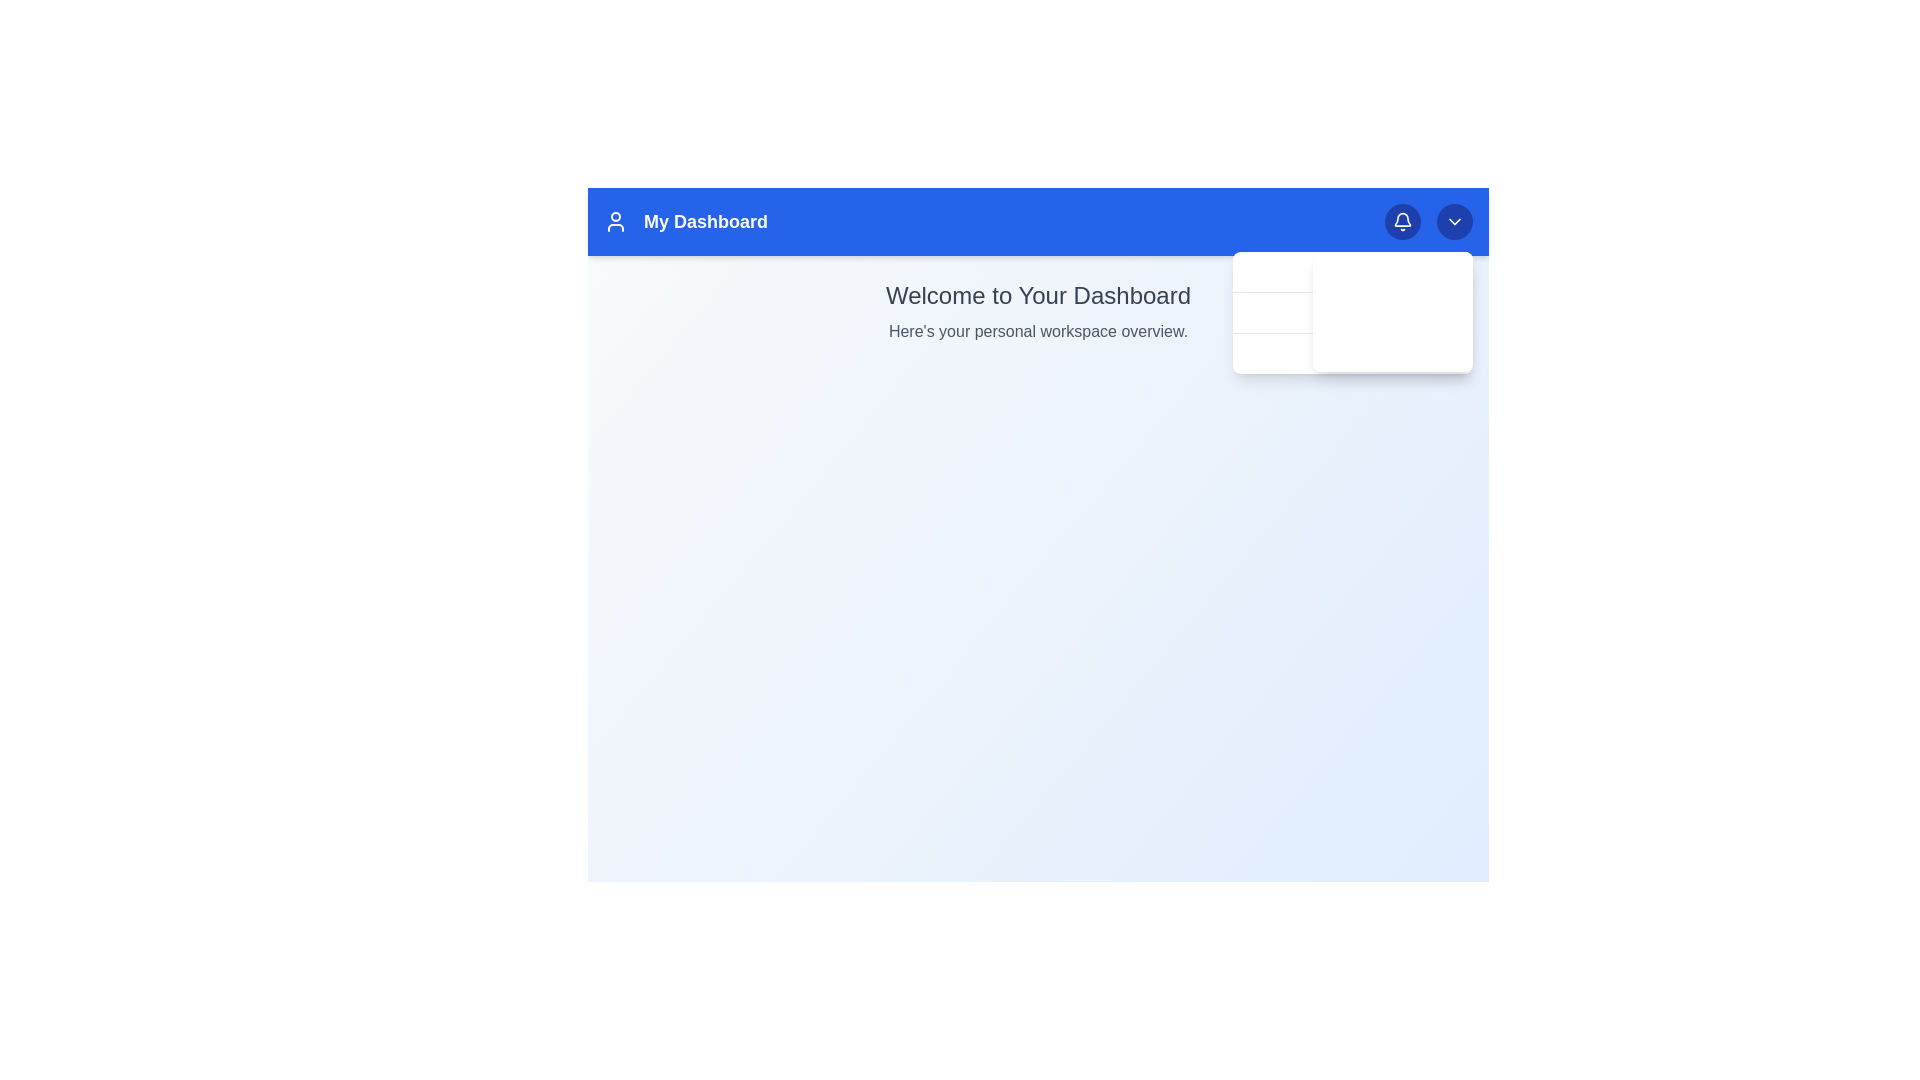 This screenshot has height=1080, width=1920. Describe the element at coordinates (1038, 330) in the screenshot. I see `the text snippet displaying 'Here's your personal workspace overview.'` at that location.